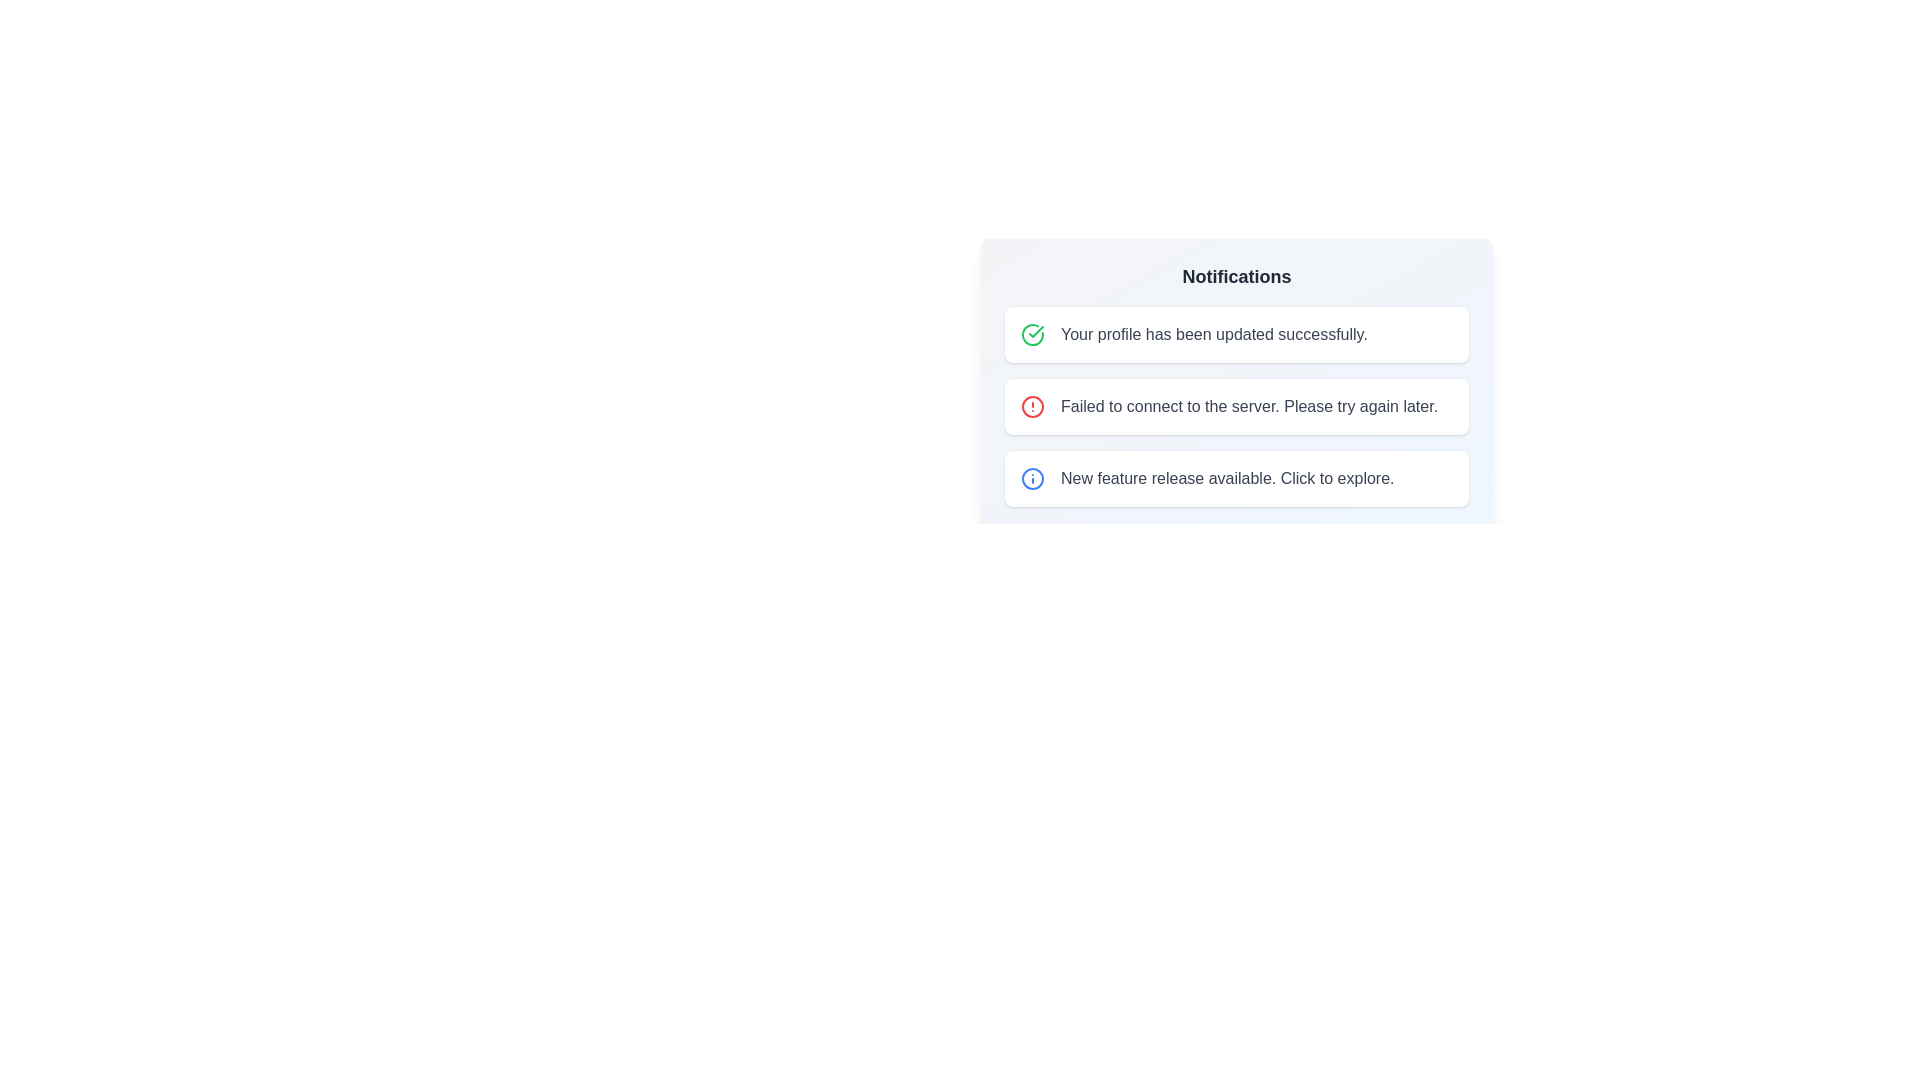 The height and width of the screenshot is (1080, 1920). What do you see at coordinates (1032, 478) in the screenshot?
I see `the purpose of the circular blue information icon located` at bounding box center [1032, 478].